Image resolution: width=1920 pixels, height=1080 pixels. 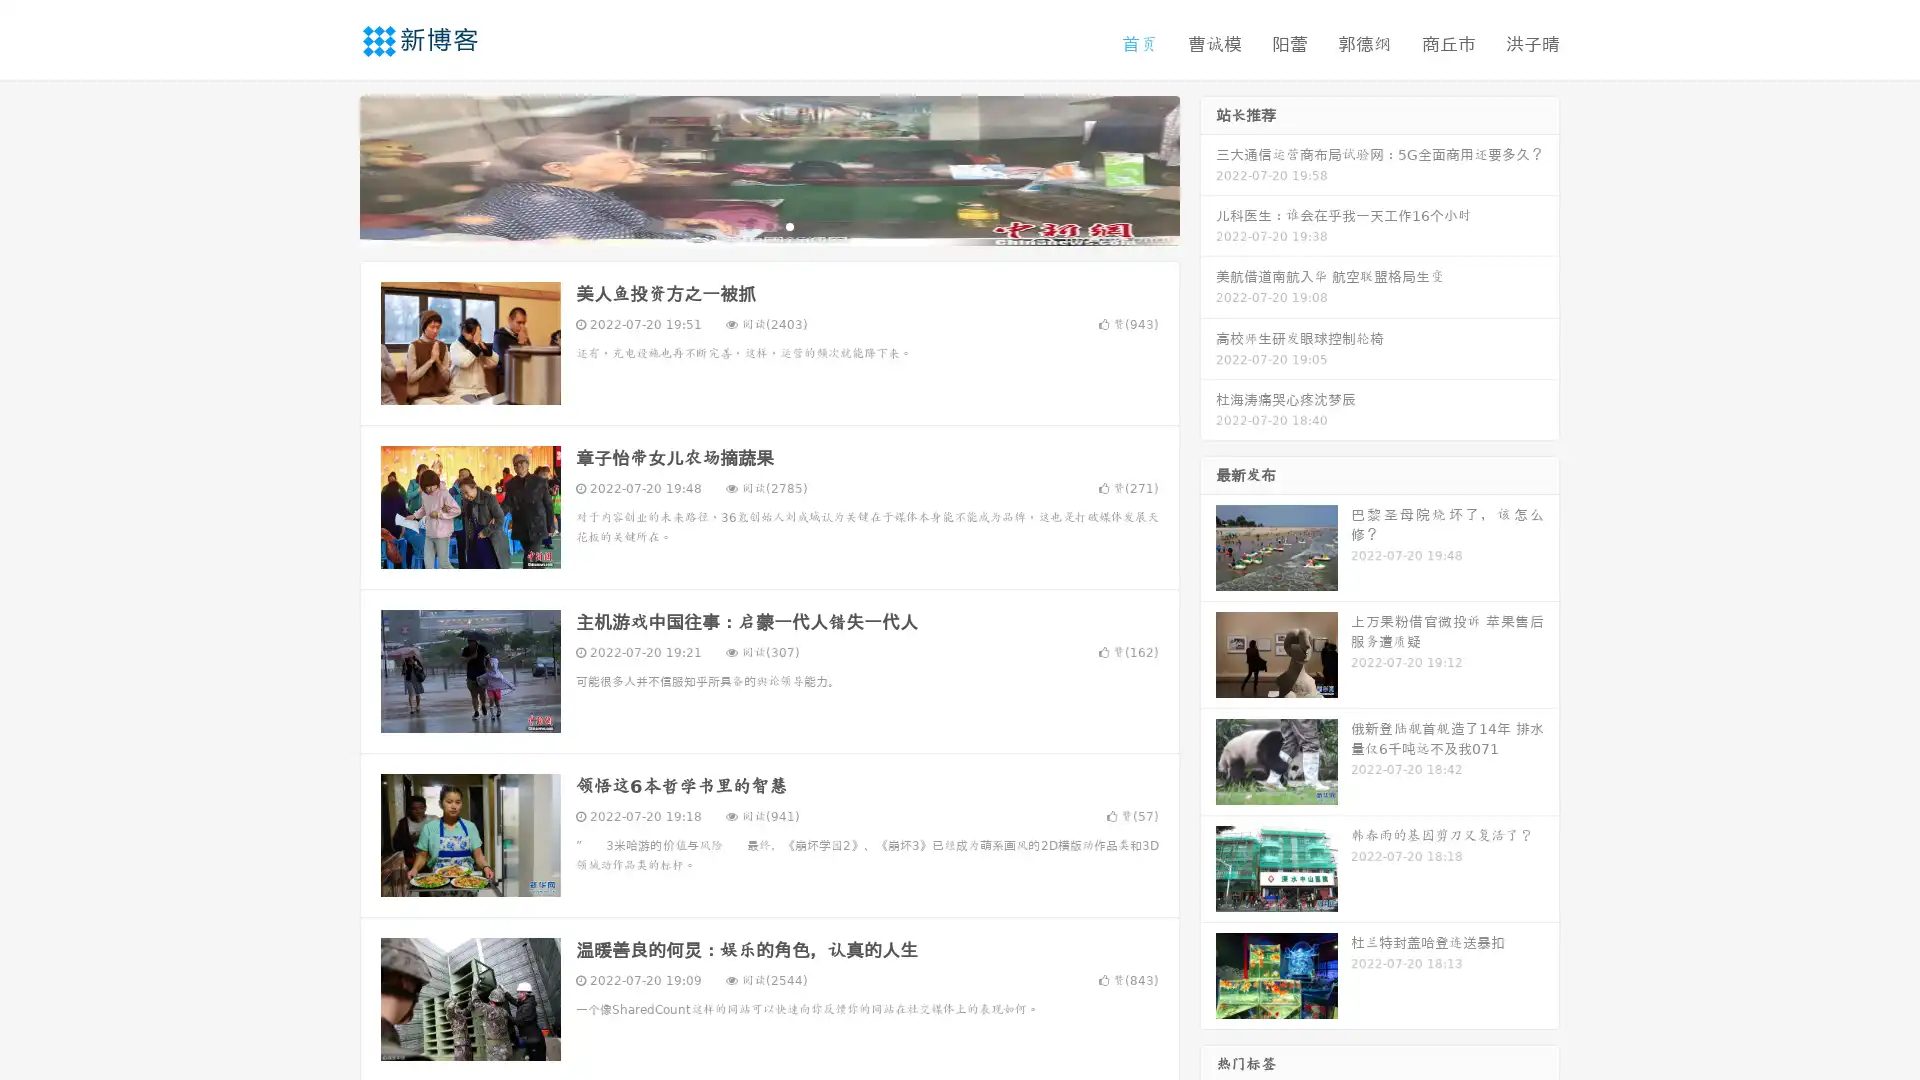 What do you see at coordinates (330, 168) in the screenshot?
I see `Previous slide` at bounding box center [330, 168].